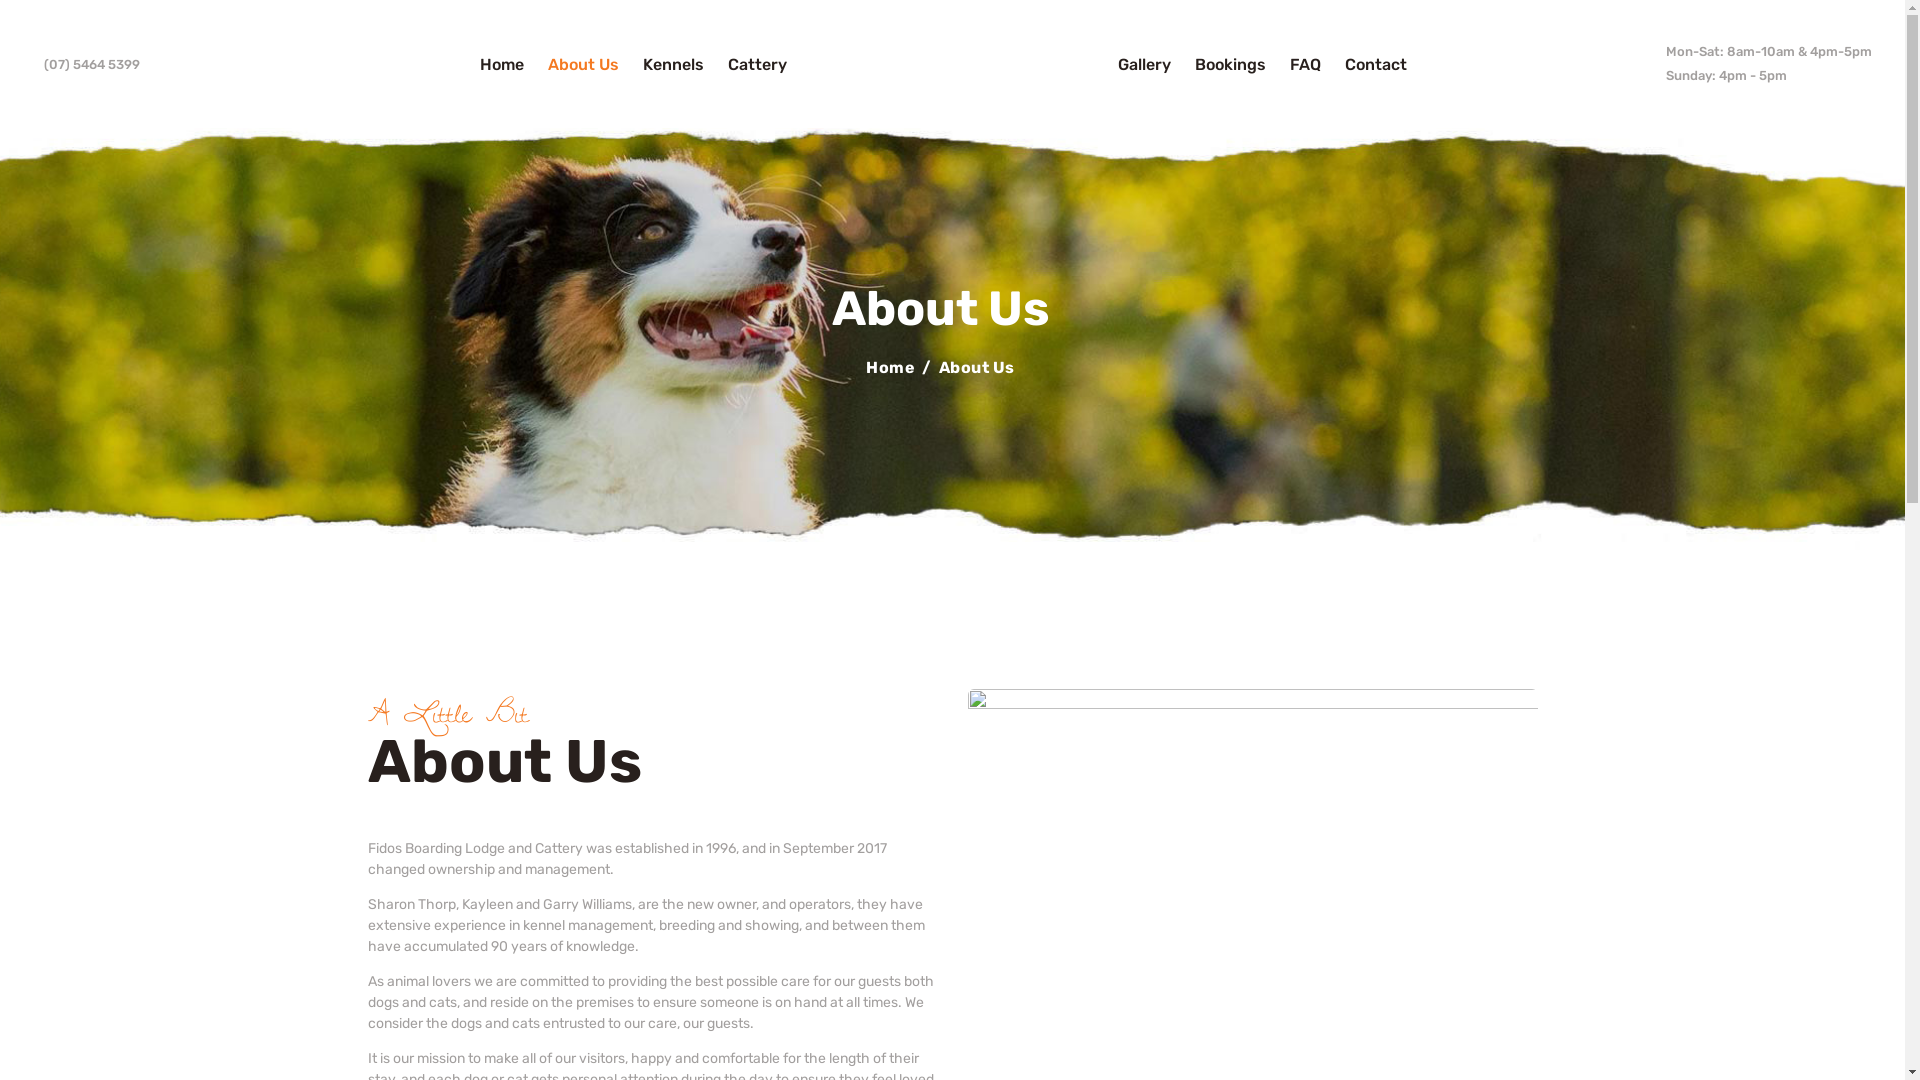 The image size is (1920, 1080). Describe the element at coordinates (629, 63) in the screenshot. I see `'Kennels'` at that location.